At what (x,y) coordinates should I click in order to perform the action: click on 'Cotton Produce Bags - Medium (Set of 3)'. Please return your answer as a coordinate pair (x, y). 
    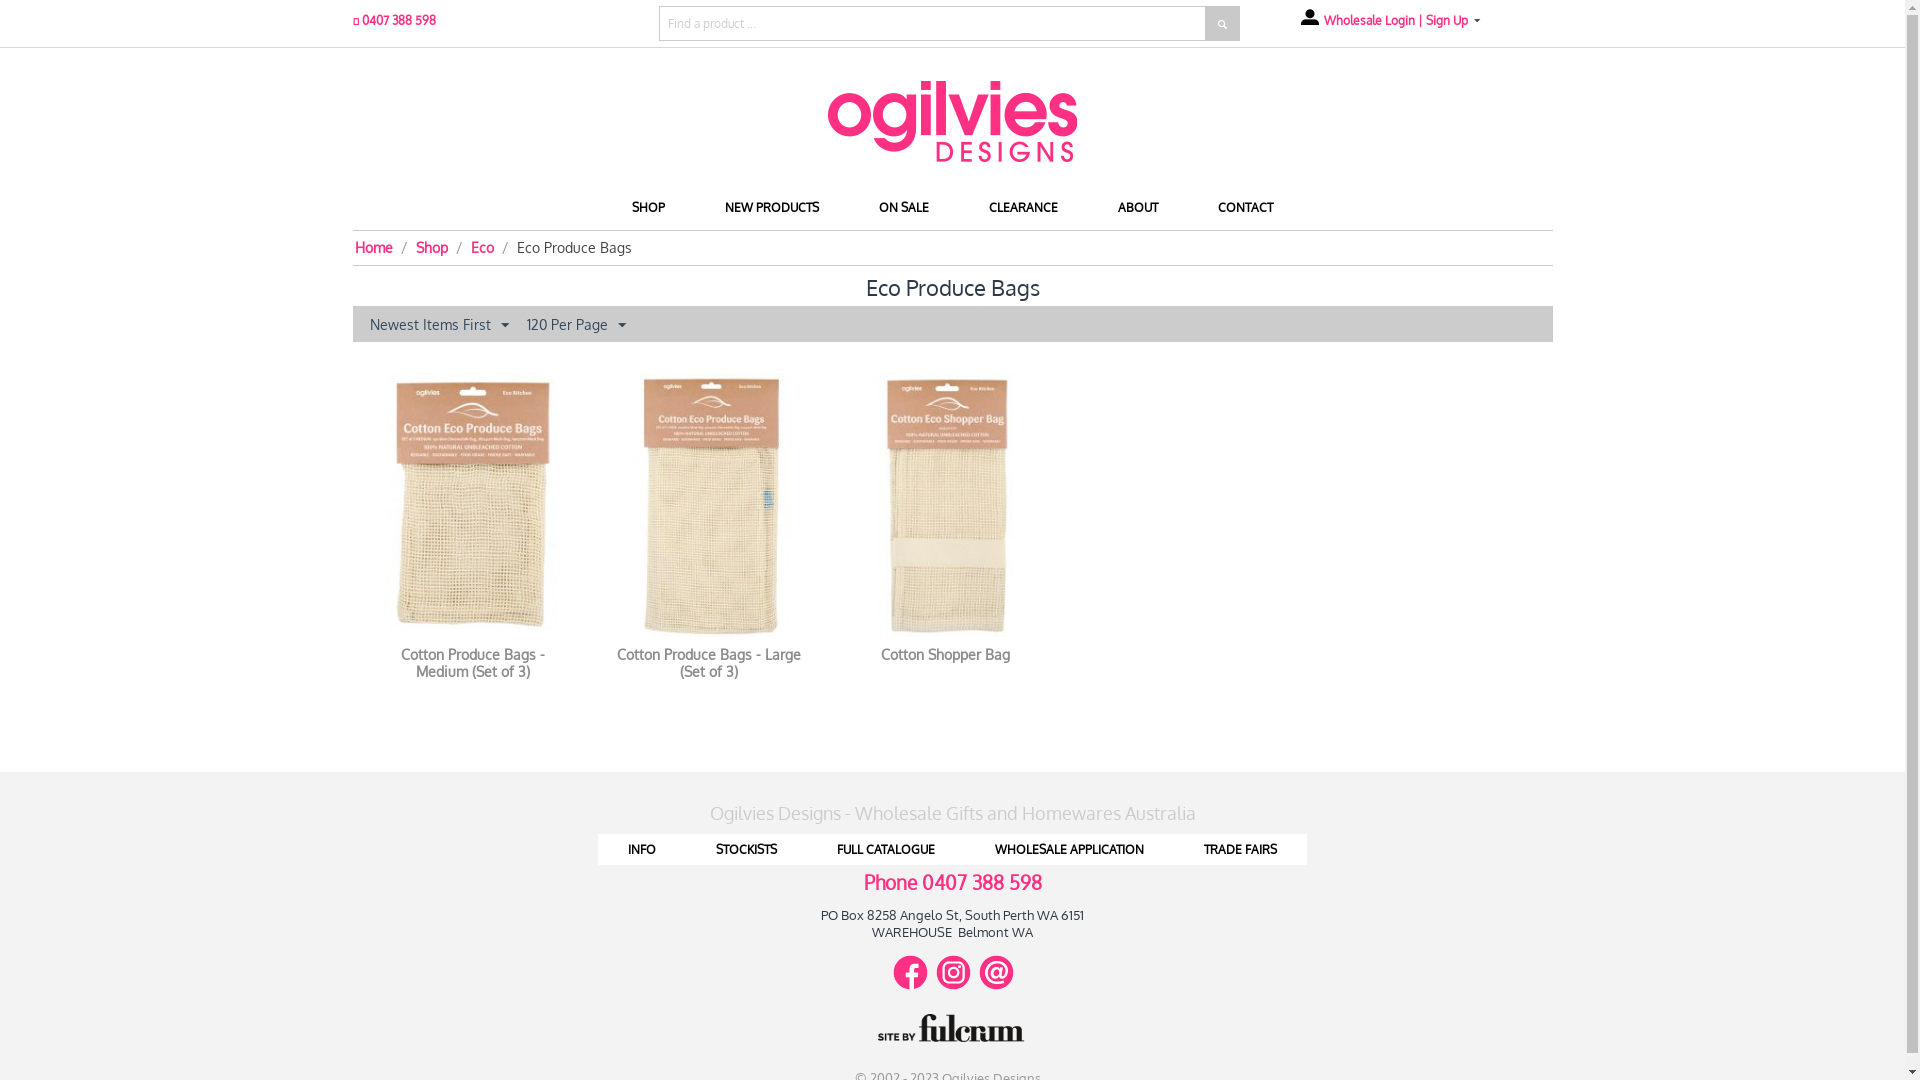
    Looking at the image, I should click on (374, 663).